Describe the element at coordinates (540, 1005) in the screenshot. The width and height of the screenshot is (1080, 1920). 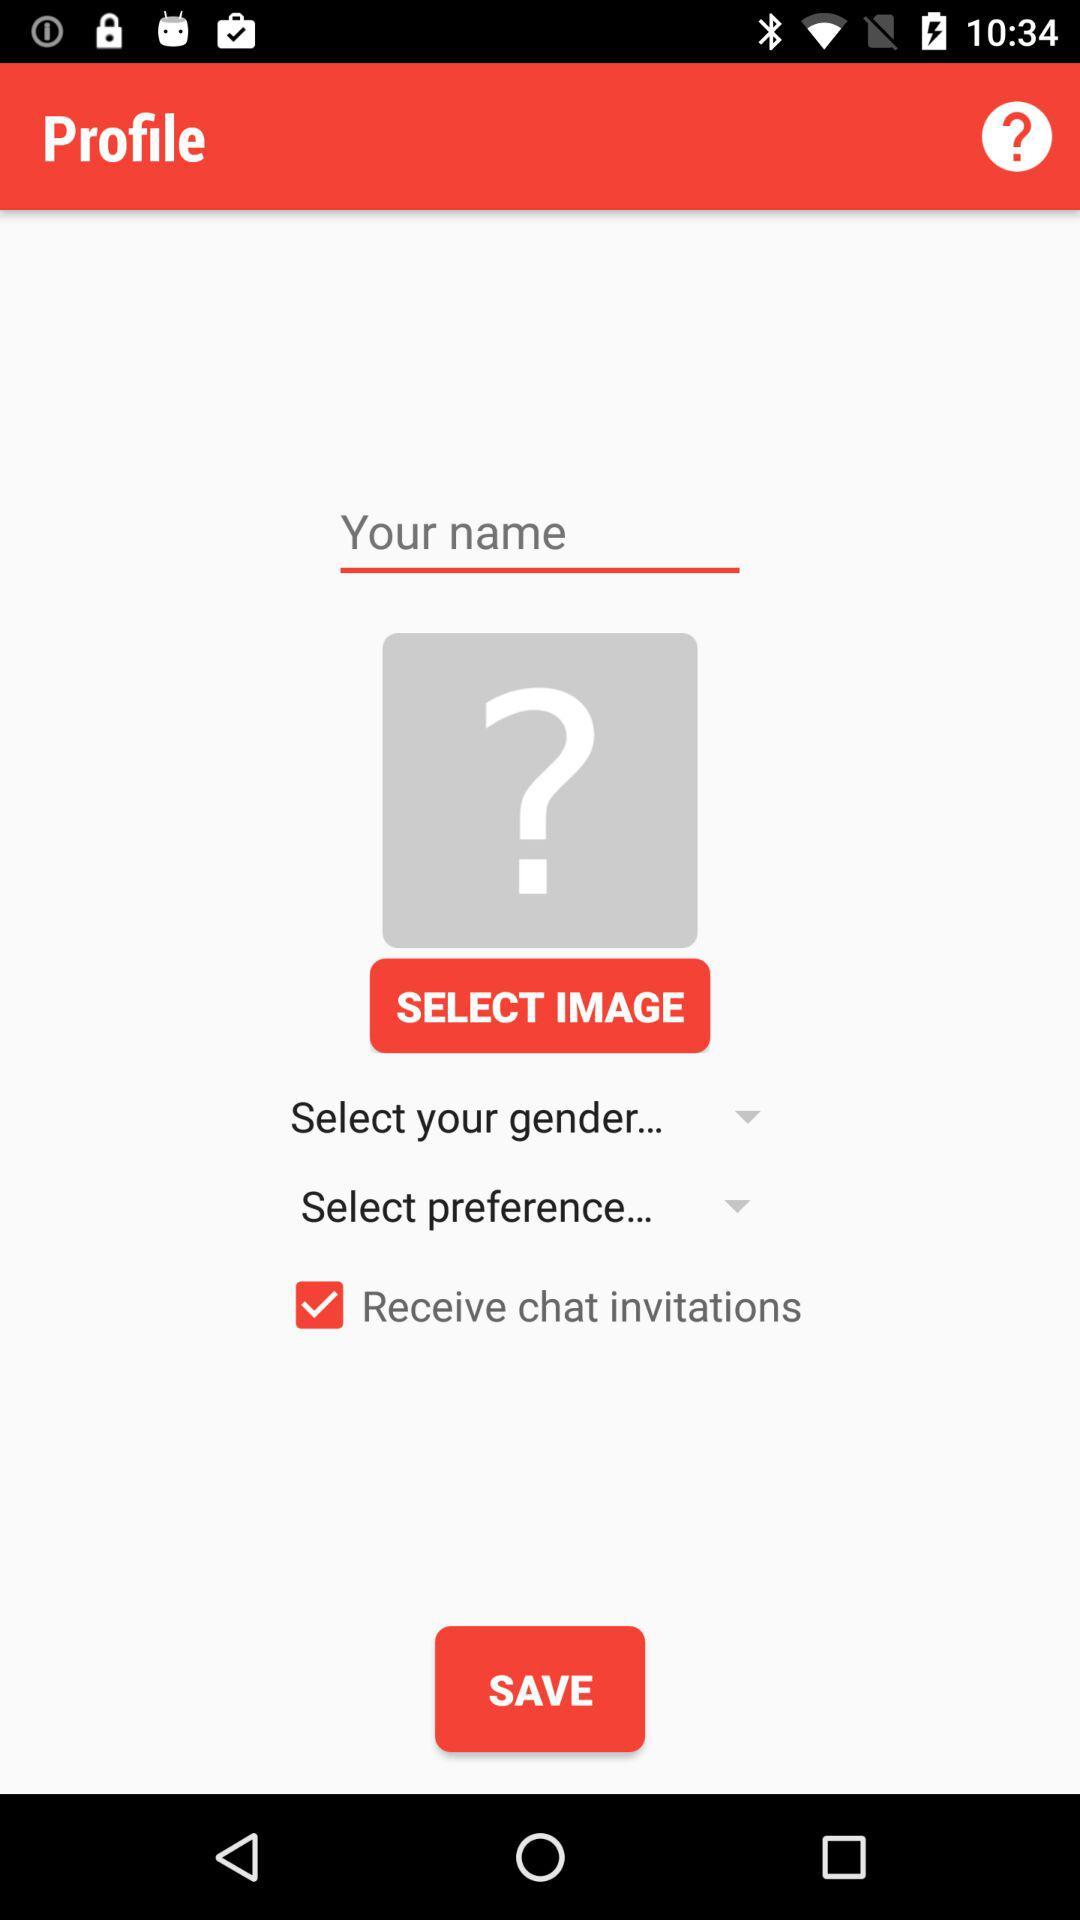
I see `select image` at that location.